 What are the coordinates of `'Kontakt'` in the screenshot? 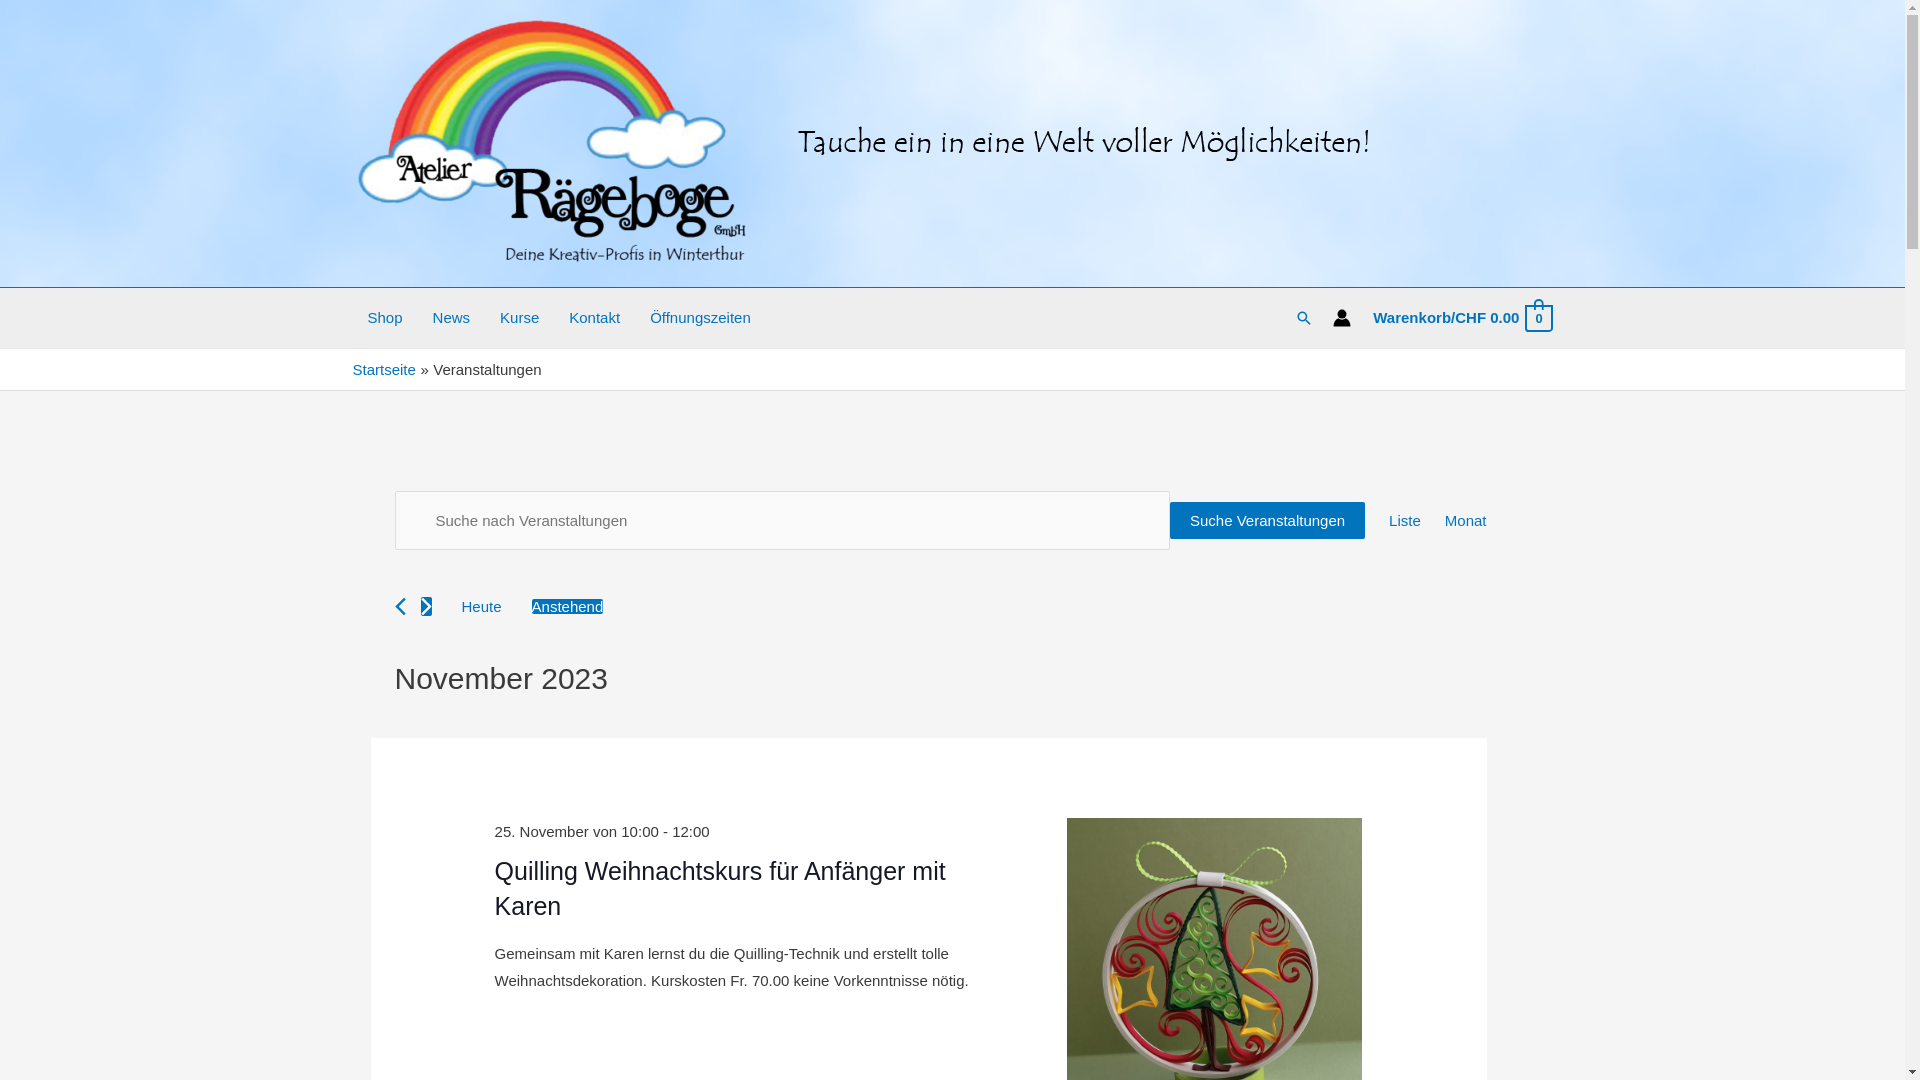 It's located at (593, 316).